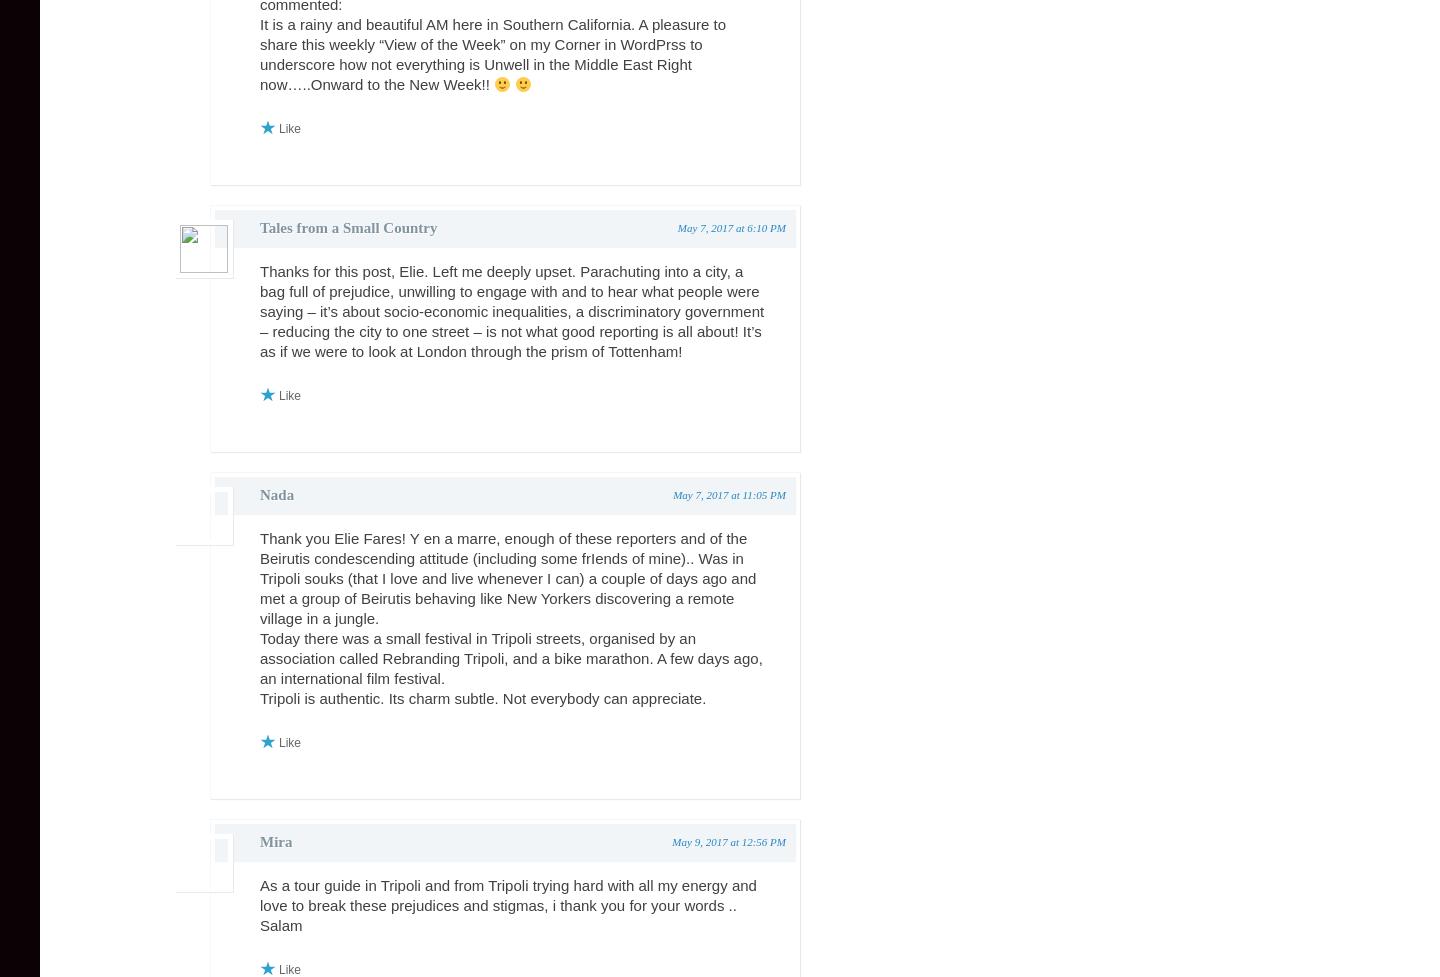 This screenshot has height=977, width=1440. What do you see at coordinates (727, 840) in the screenshot?
I see `'May 9, 2017 at 12:56 PM'` at bounding box center [727, 840].